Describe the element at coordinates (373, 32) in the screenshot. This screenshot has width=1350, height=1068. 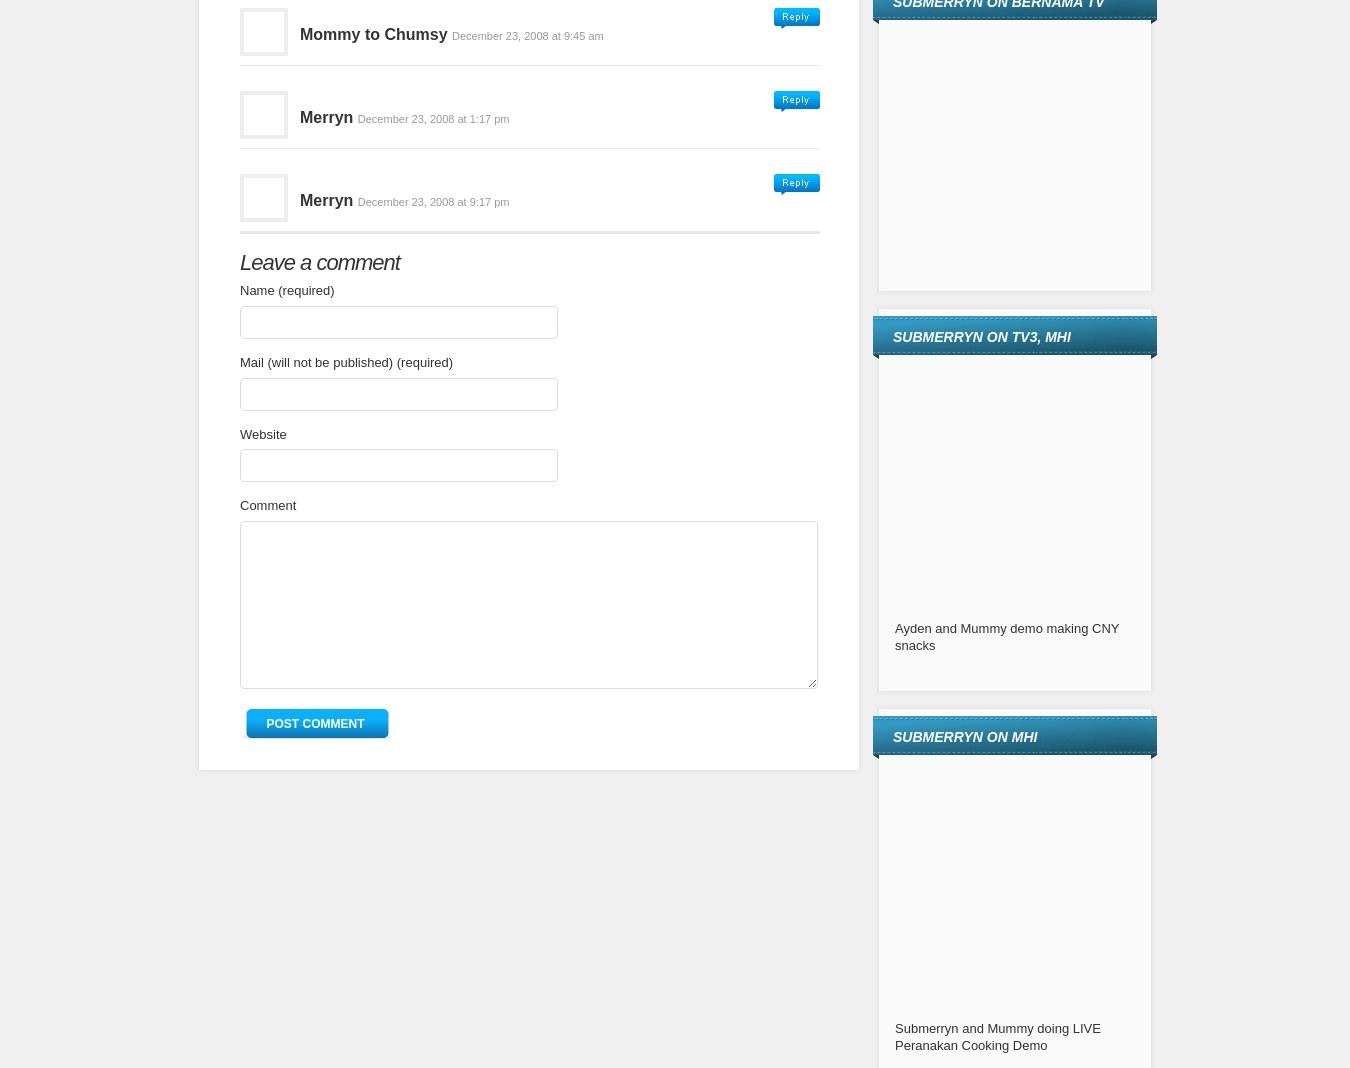
I see `'Mommy to Chumsy'` at that location.